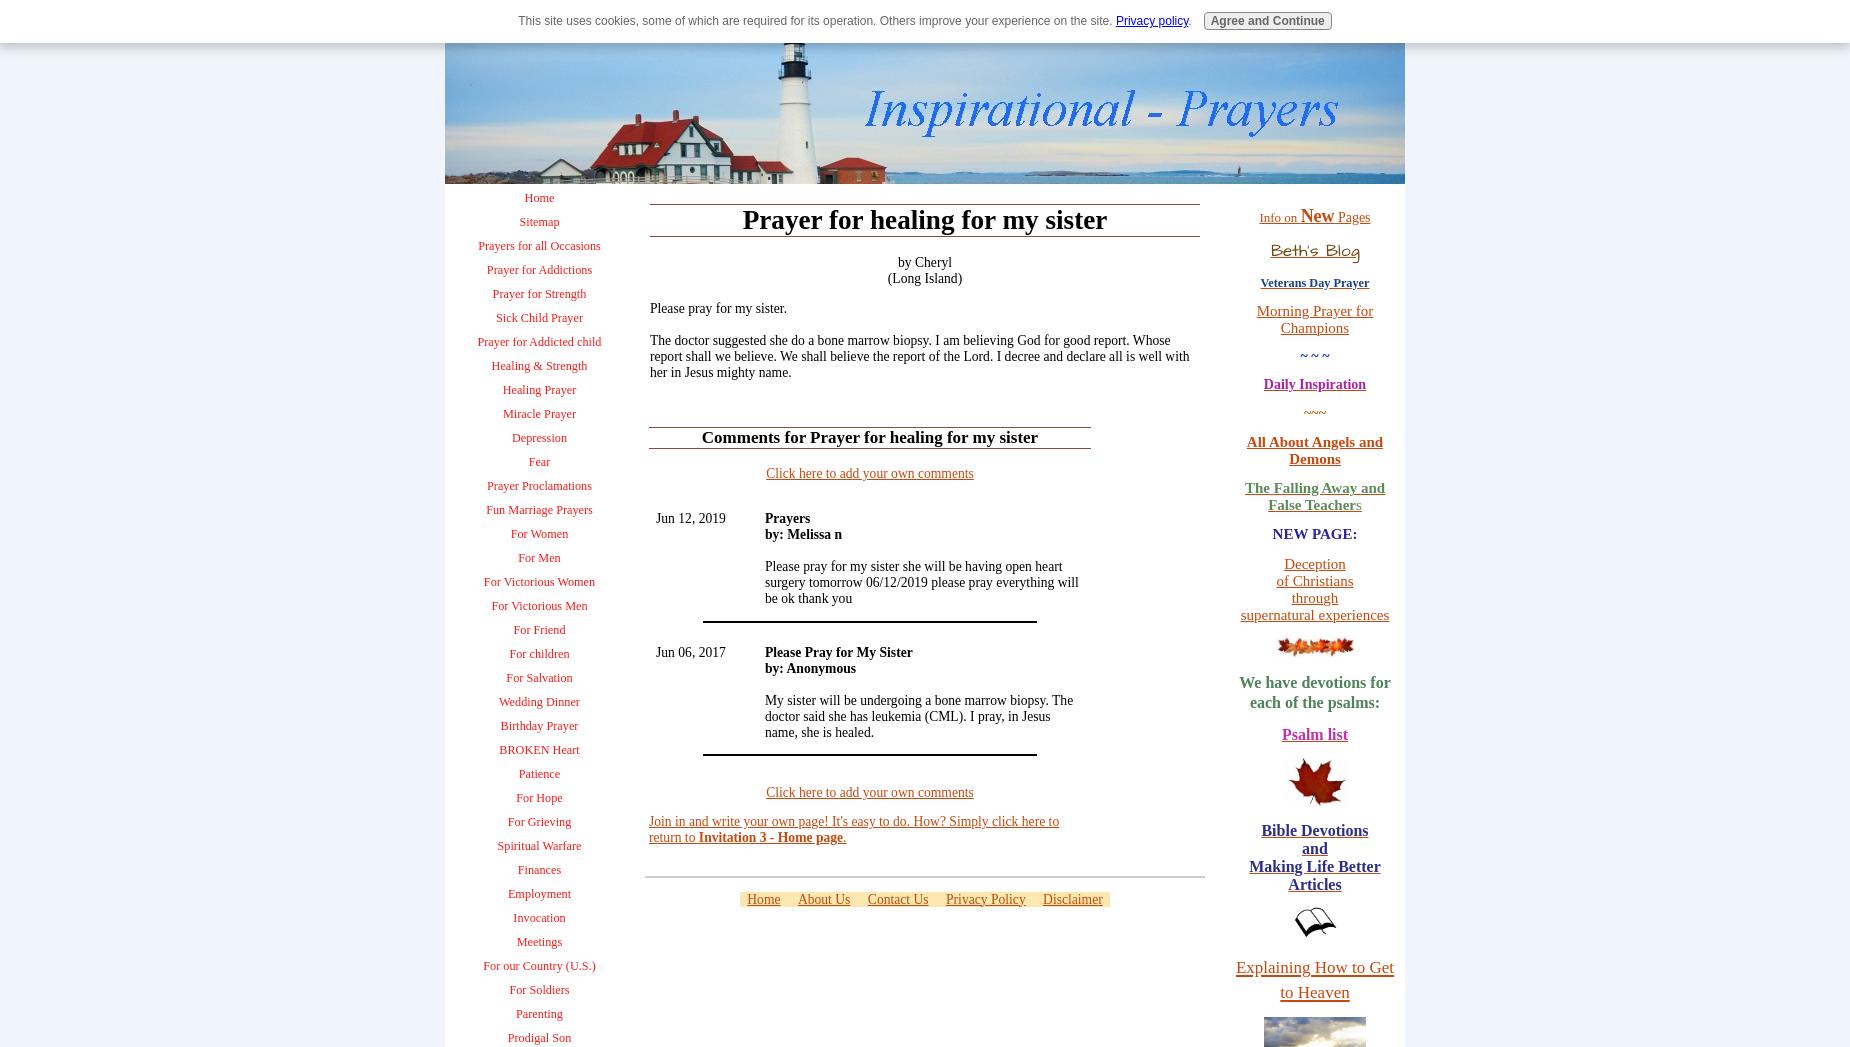  Describe the element at coordinates (984, 897) in the screenshot. I see `'Privacy Policy'` at that location.